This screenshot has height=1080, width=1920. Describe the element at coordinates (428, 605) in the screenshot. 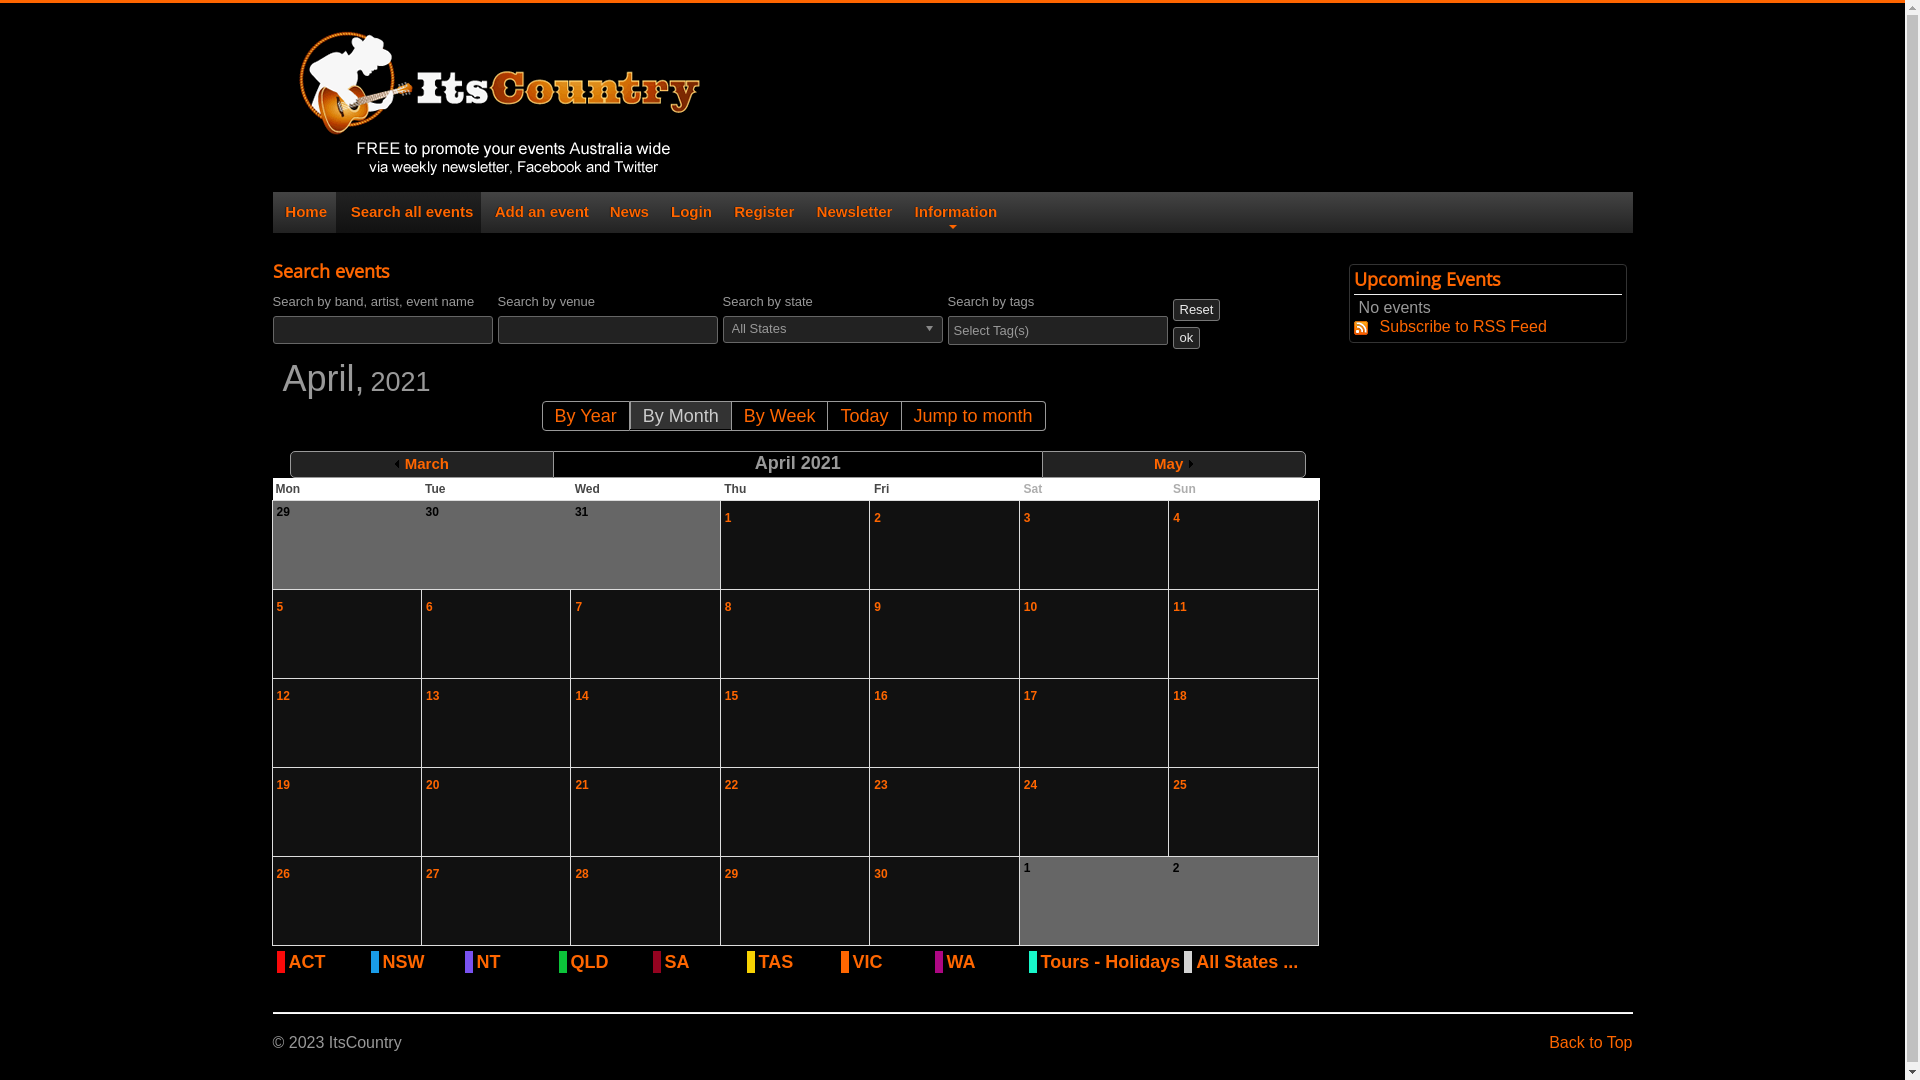

I see `'6'` at that location.